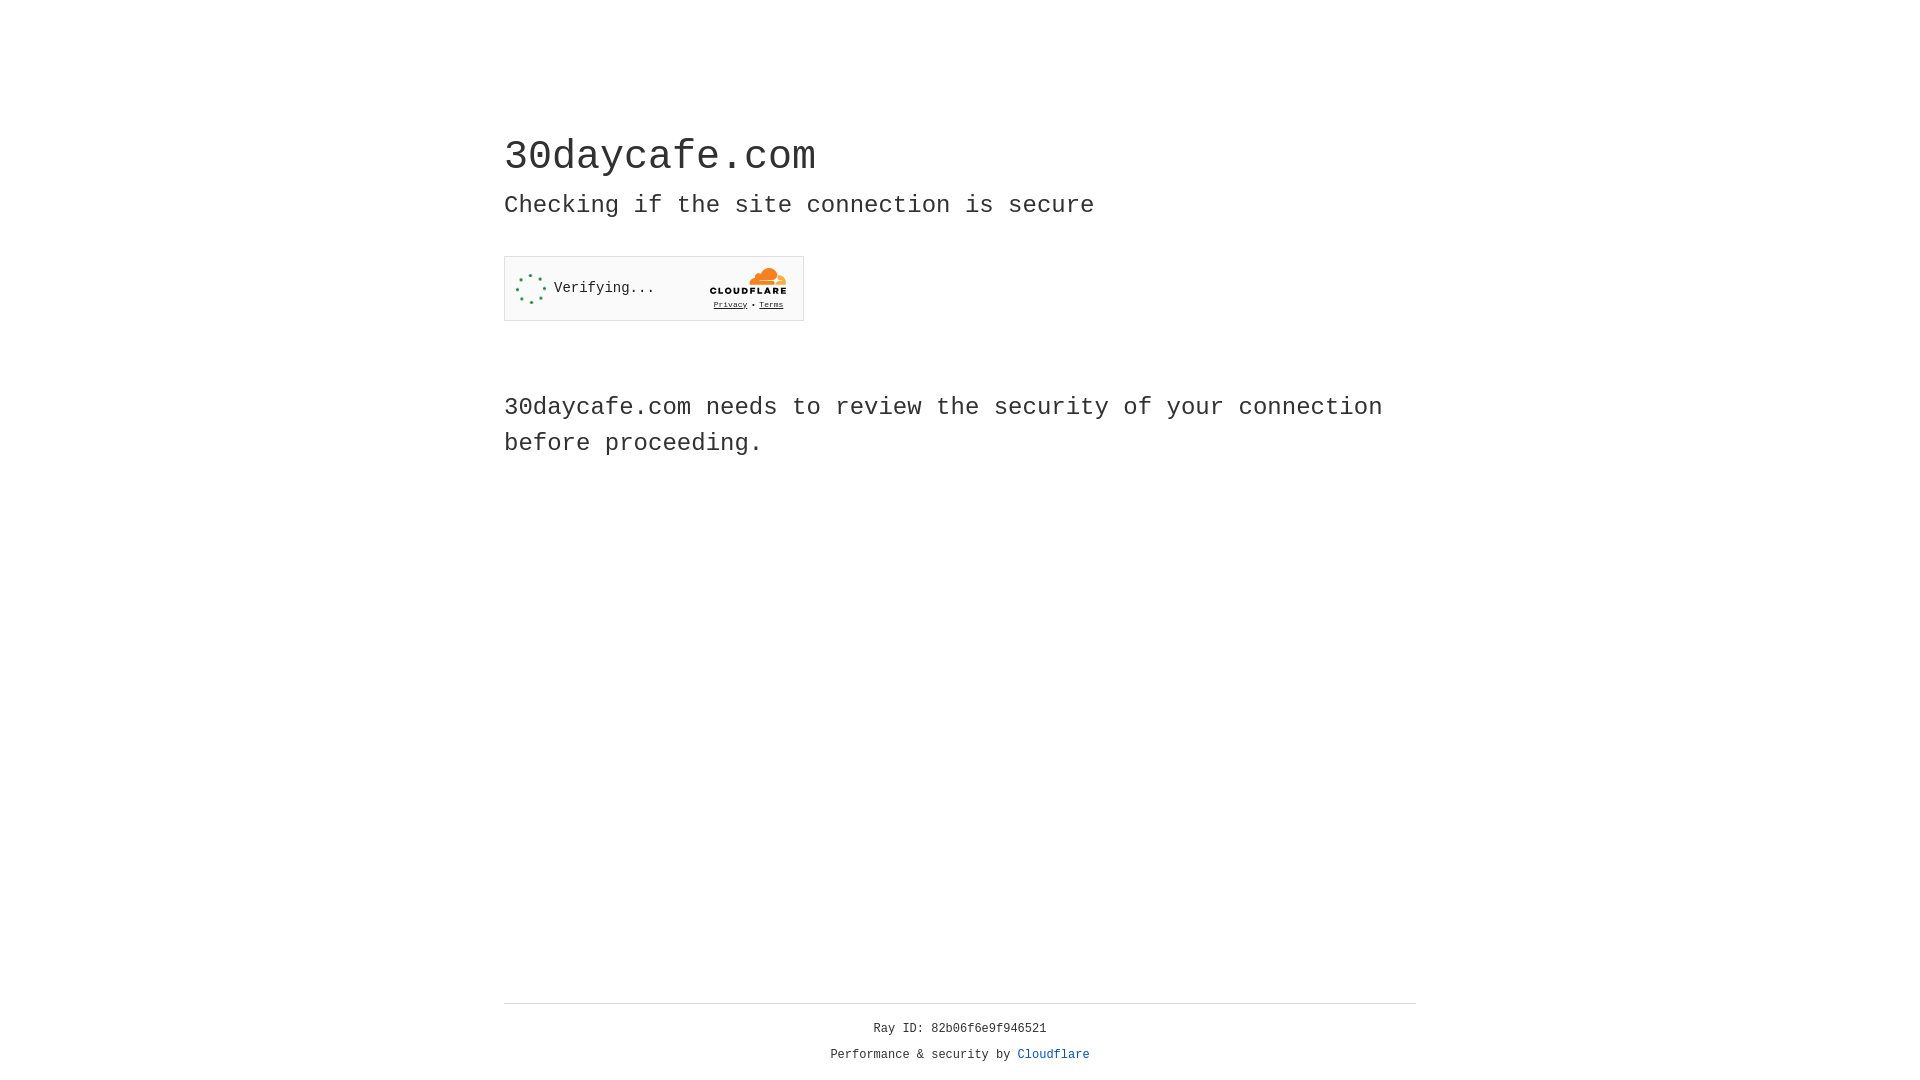 This screenshot has height=1080, width=1920. I want to click on 'Cloudflare', so click(1053, 1054).